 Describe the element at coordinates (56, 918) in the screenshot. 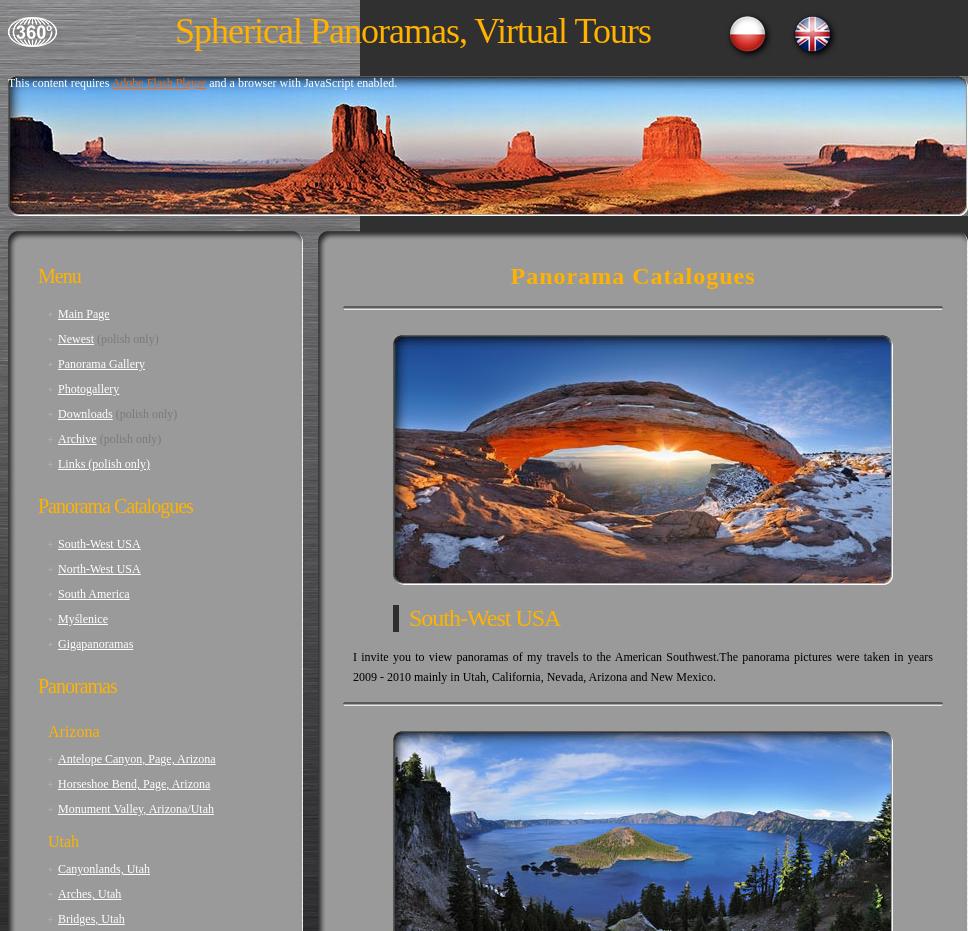

I see `'Bridges, Utah'` at that location.